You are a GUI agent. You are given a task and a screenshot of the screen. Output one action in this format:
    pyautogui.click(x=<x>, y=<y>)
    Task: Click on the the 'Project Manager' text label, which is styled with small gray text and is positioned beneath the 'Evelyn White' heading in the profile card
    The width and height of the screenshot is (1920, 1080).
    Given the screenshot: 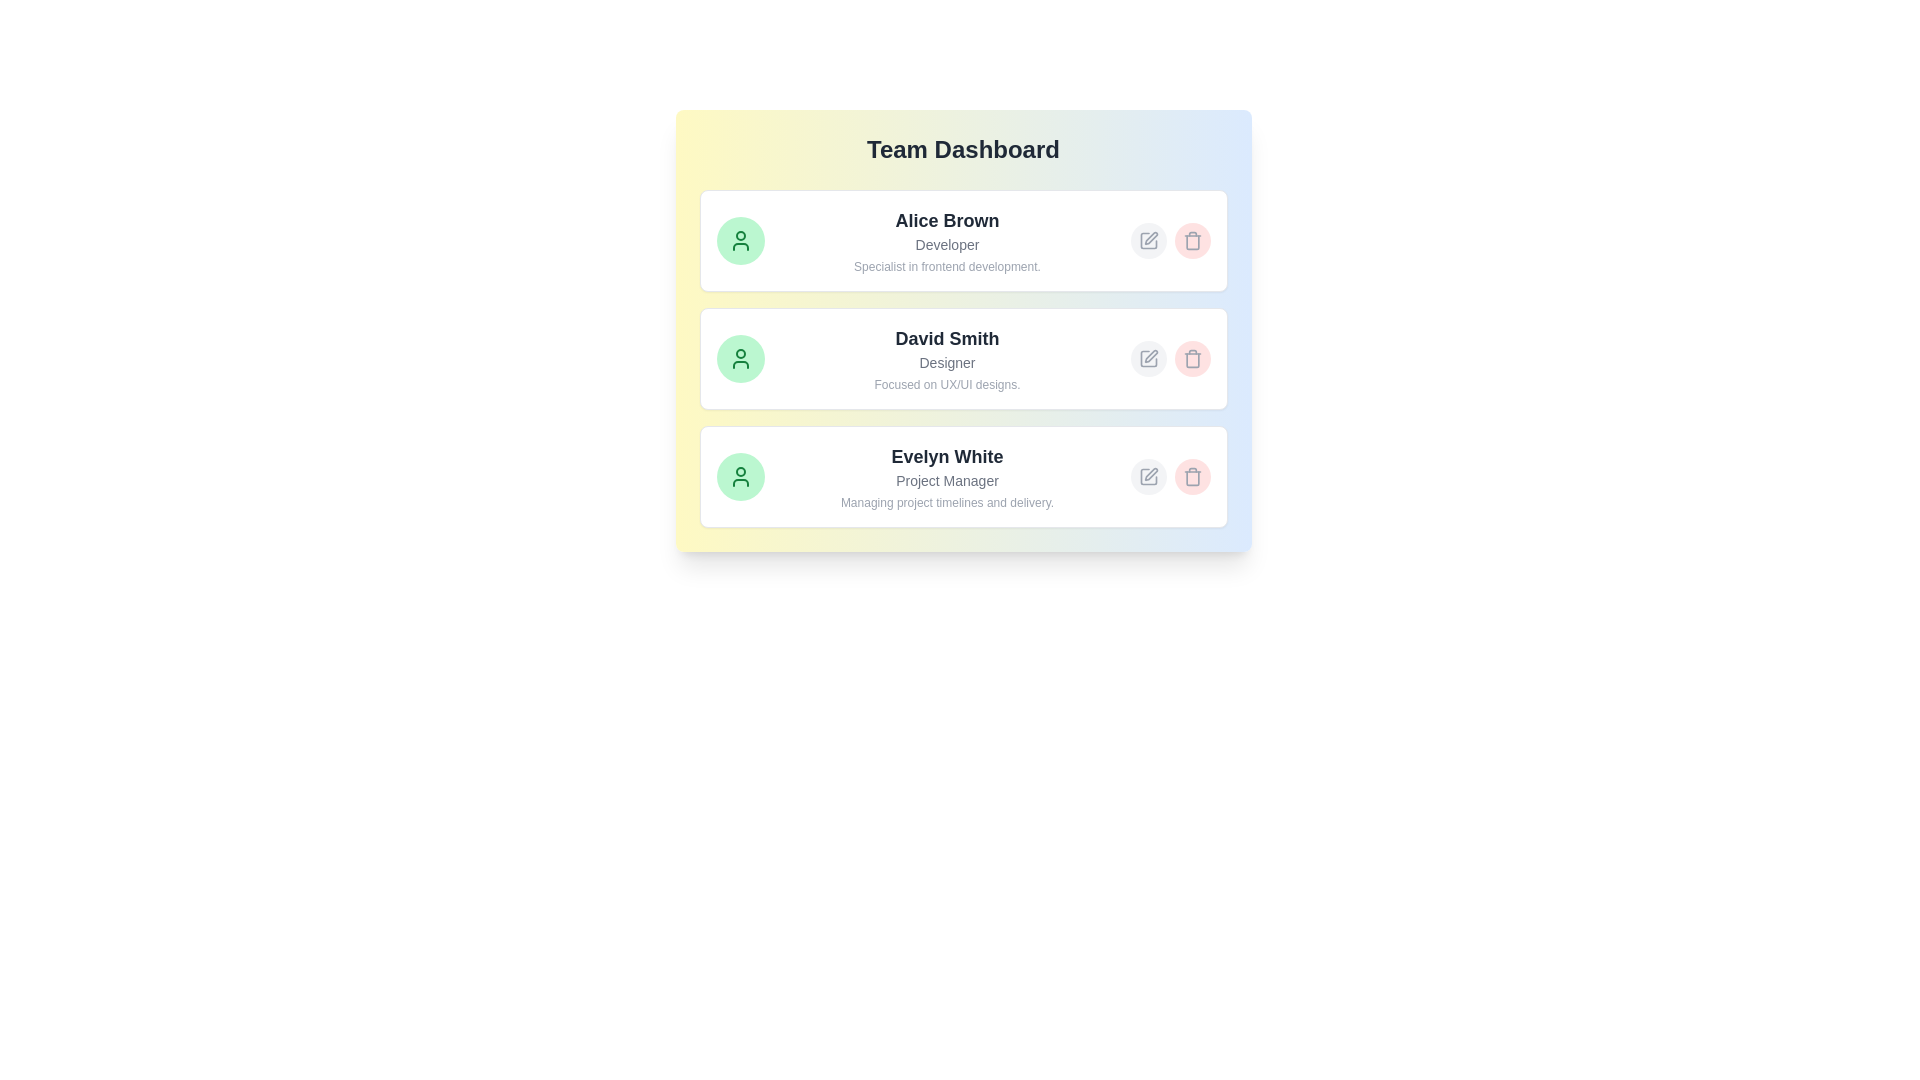 What is the action you would take?
    pyautogui.click(x=946, y=481)
    